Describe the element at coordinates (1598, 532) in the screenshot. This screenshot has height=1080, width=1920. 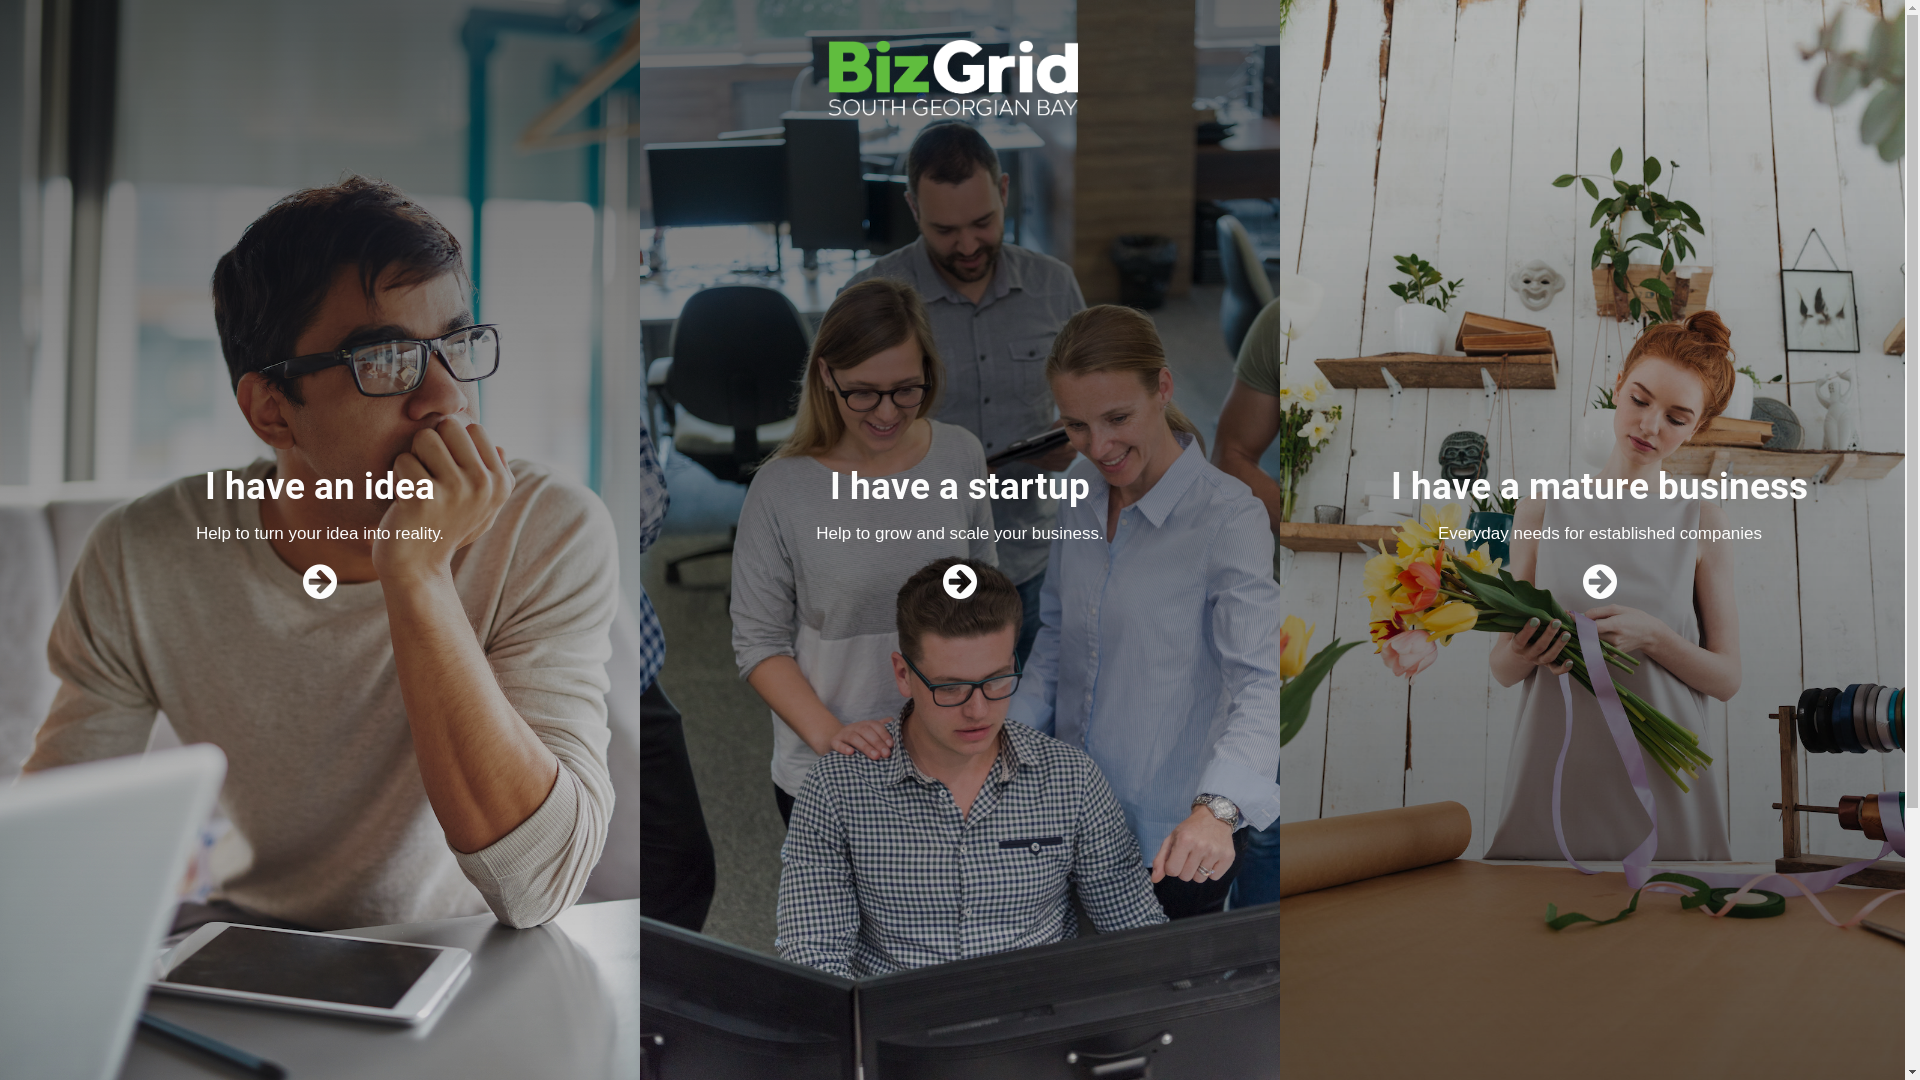
I see `'Everyday needs for established companies'` at that location.